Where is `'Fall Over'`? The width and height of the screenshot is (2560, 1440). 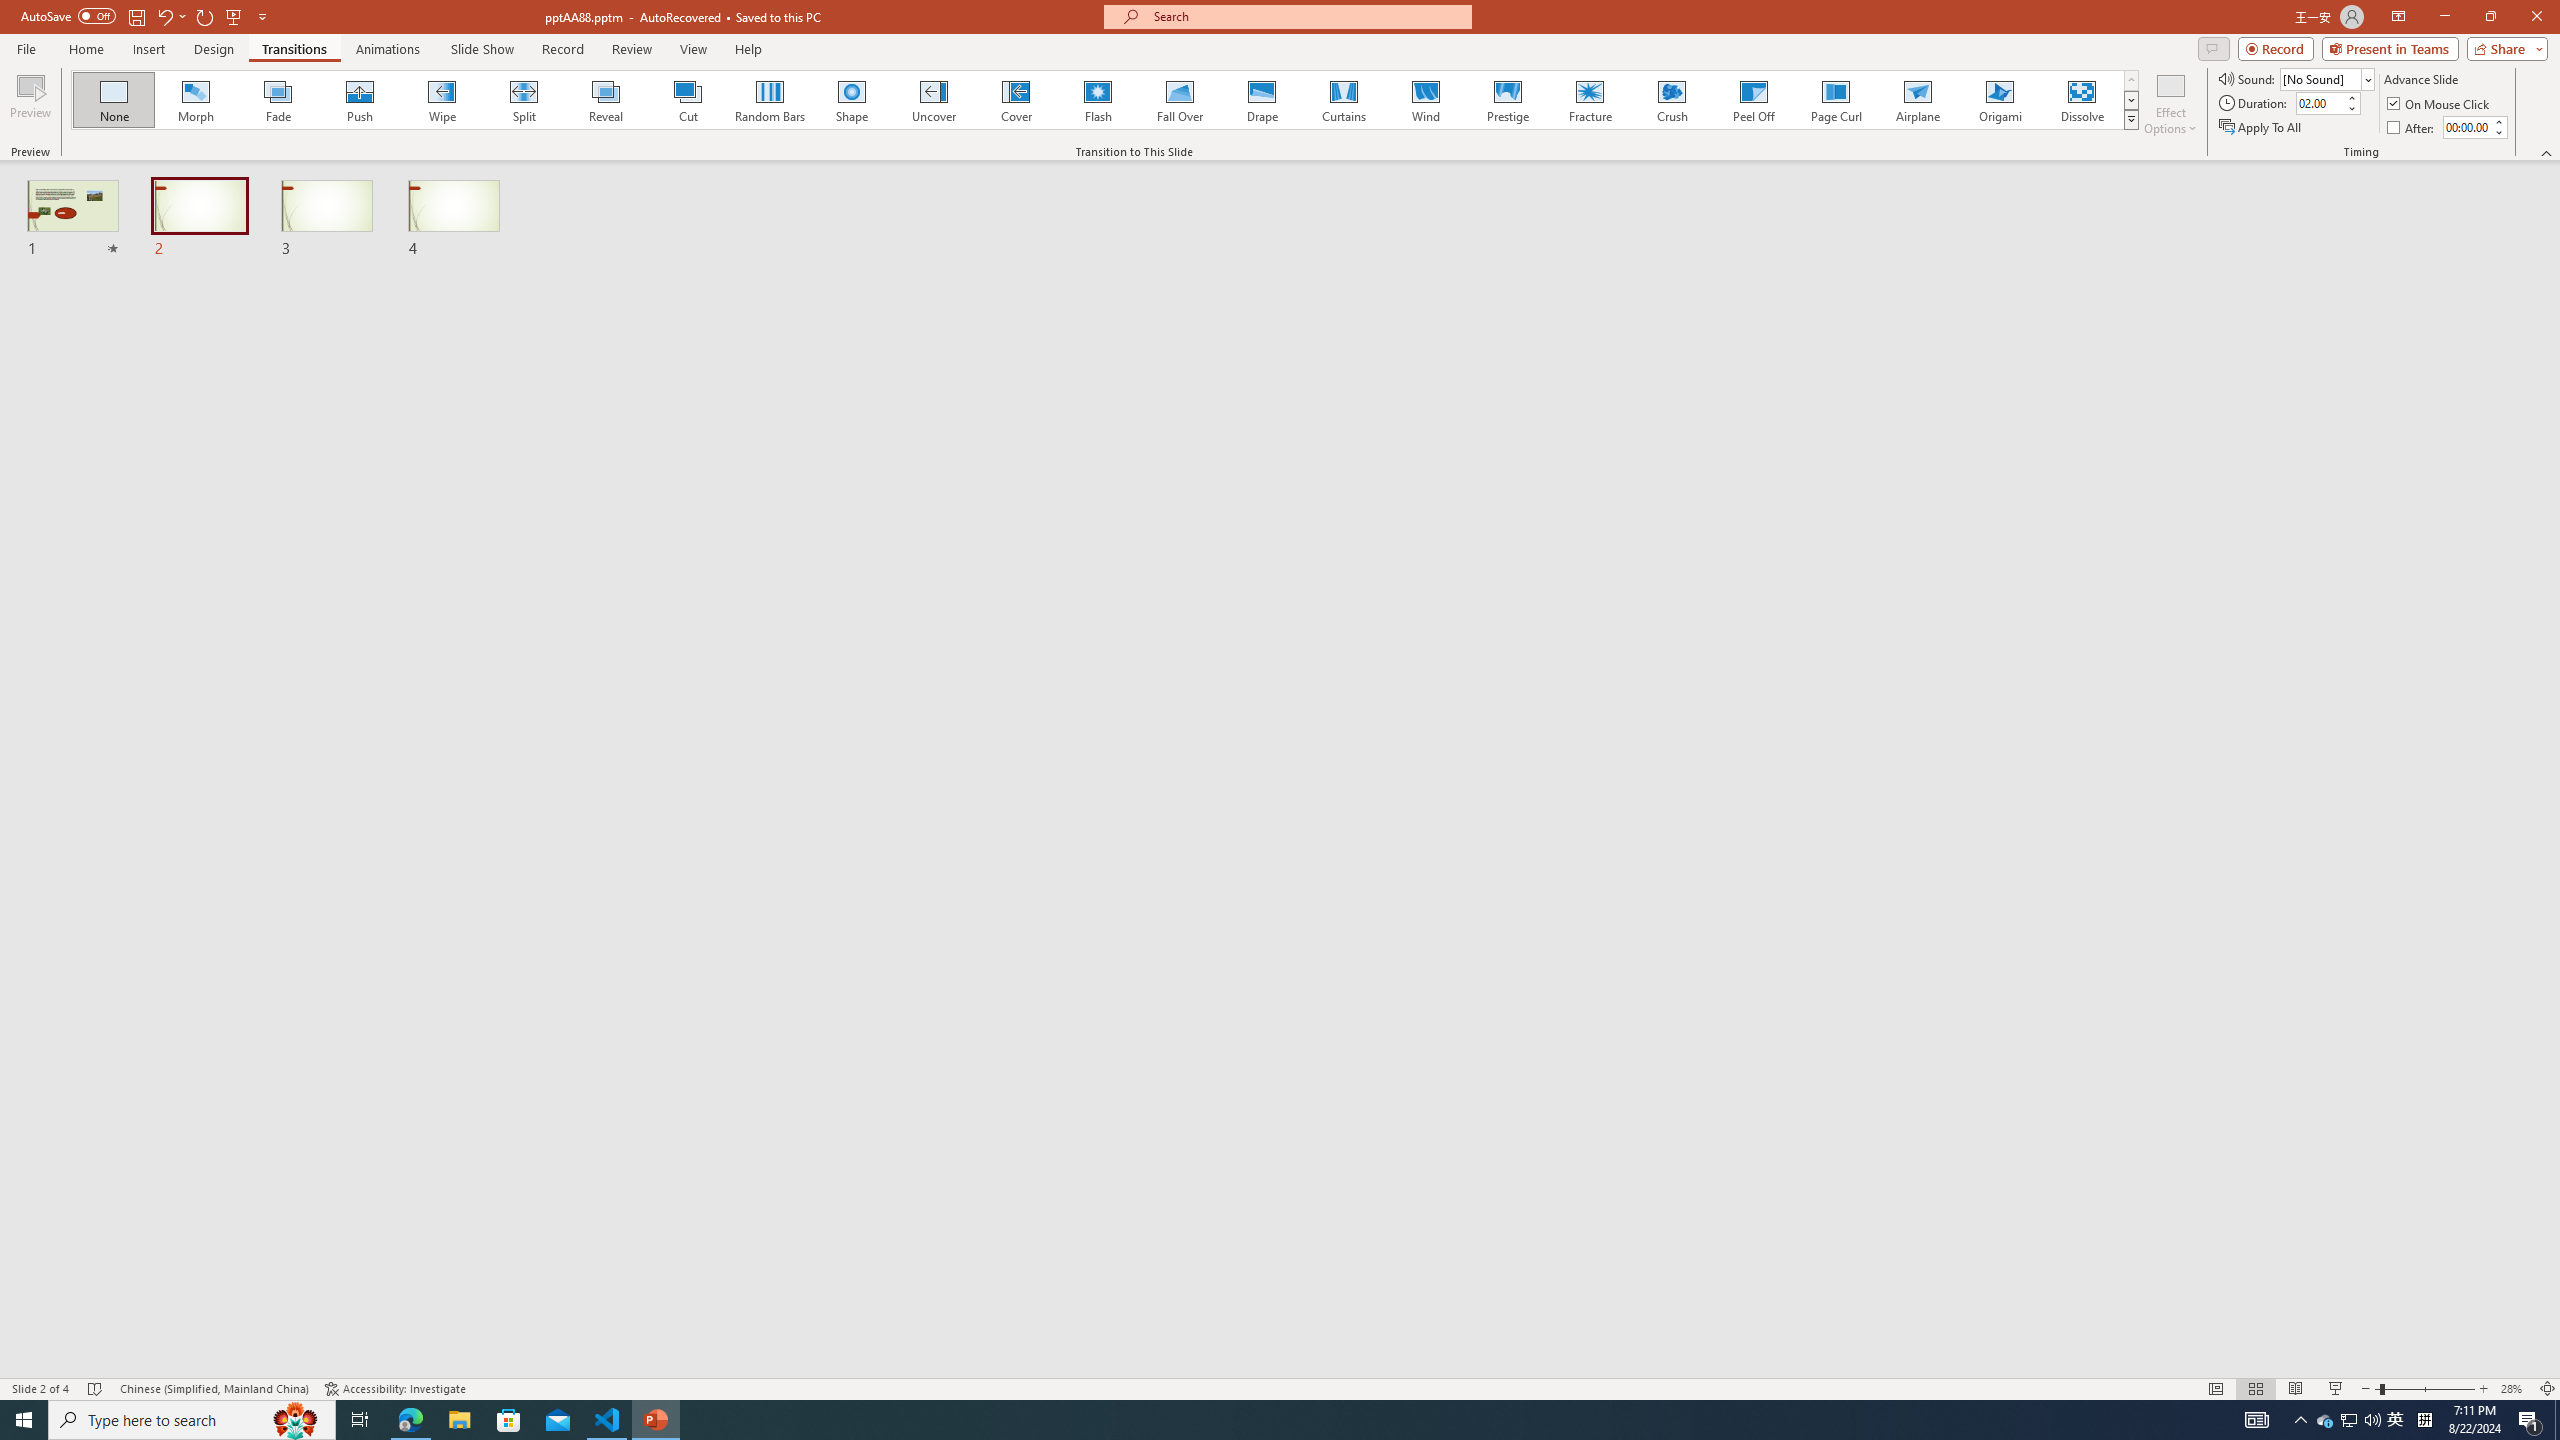 'Fall Over' is located at coordinates (1179, 99).